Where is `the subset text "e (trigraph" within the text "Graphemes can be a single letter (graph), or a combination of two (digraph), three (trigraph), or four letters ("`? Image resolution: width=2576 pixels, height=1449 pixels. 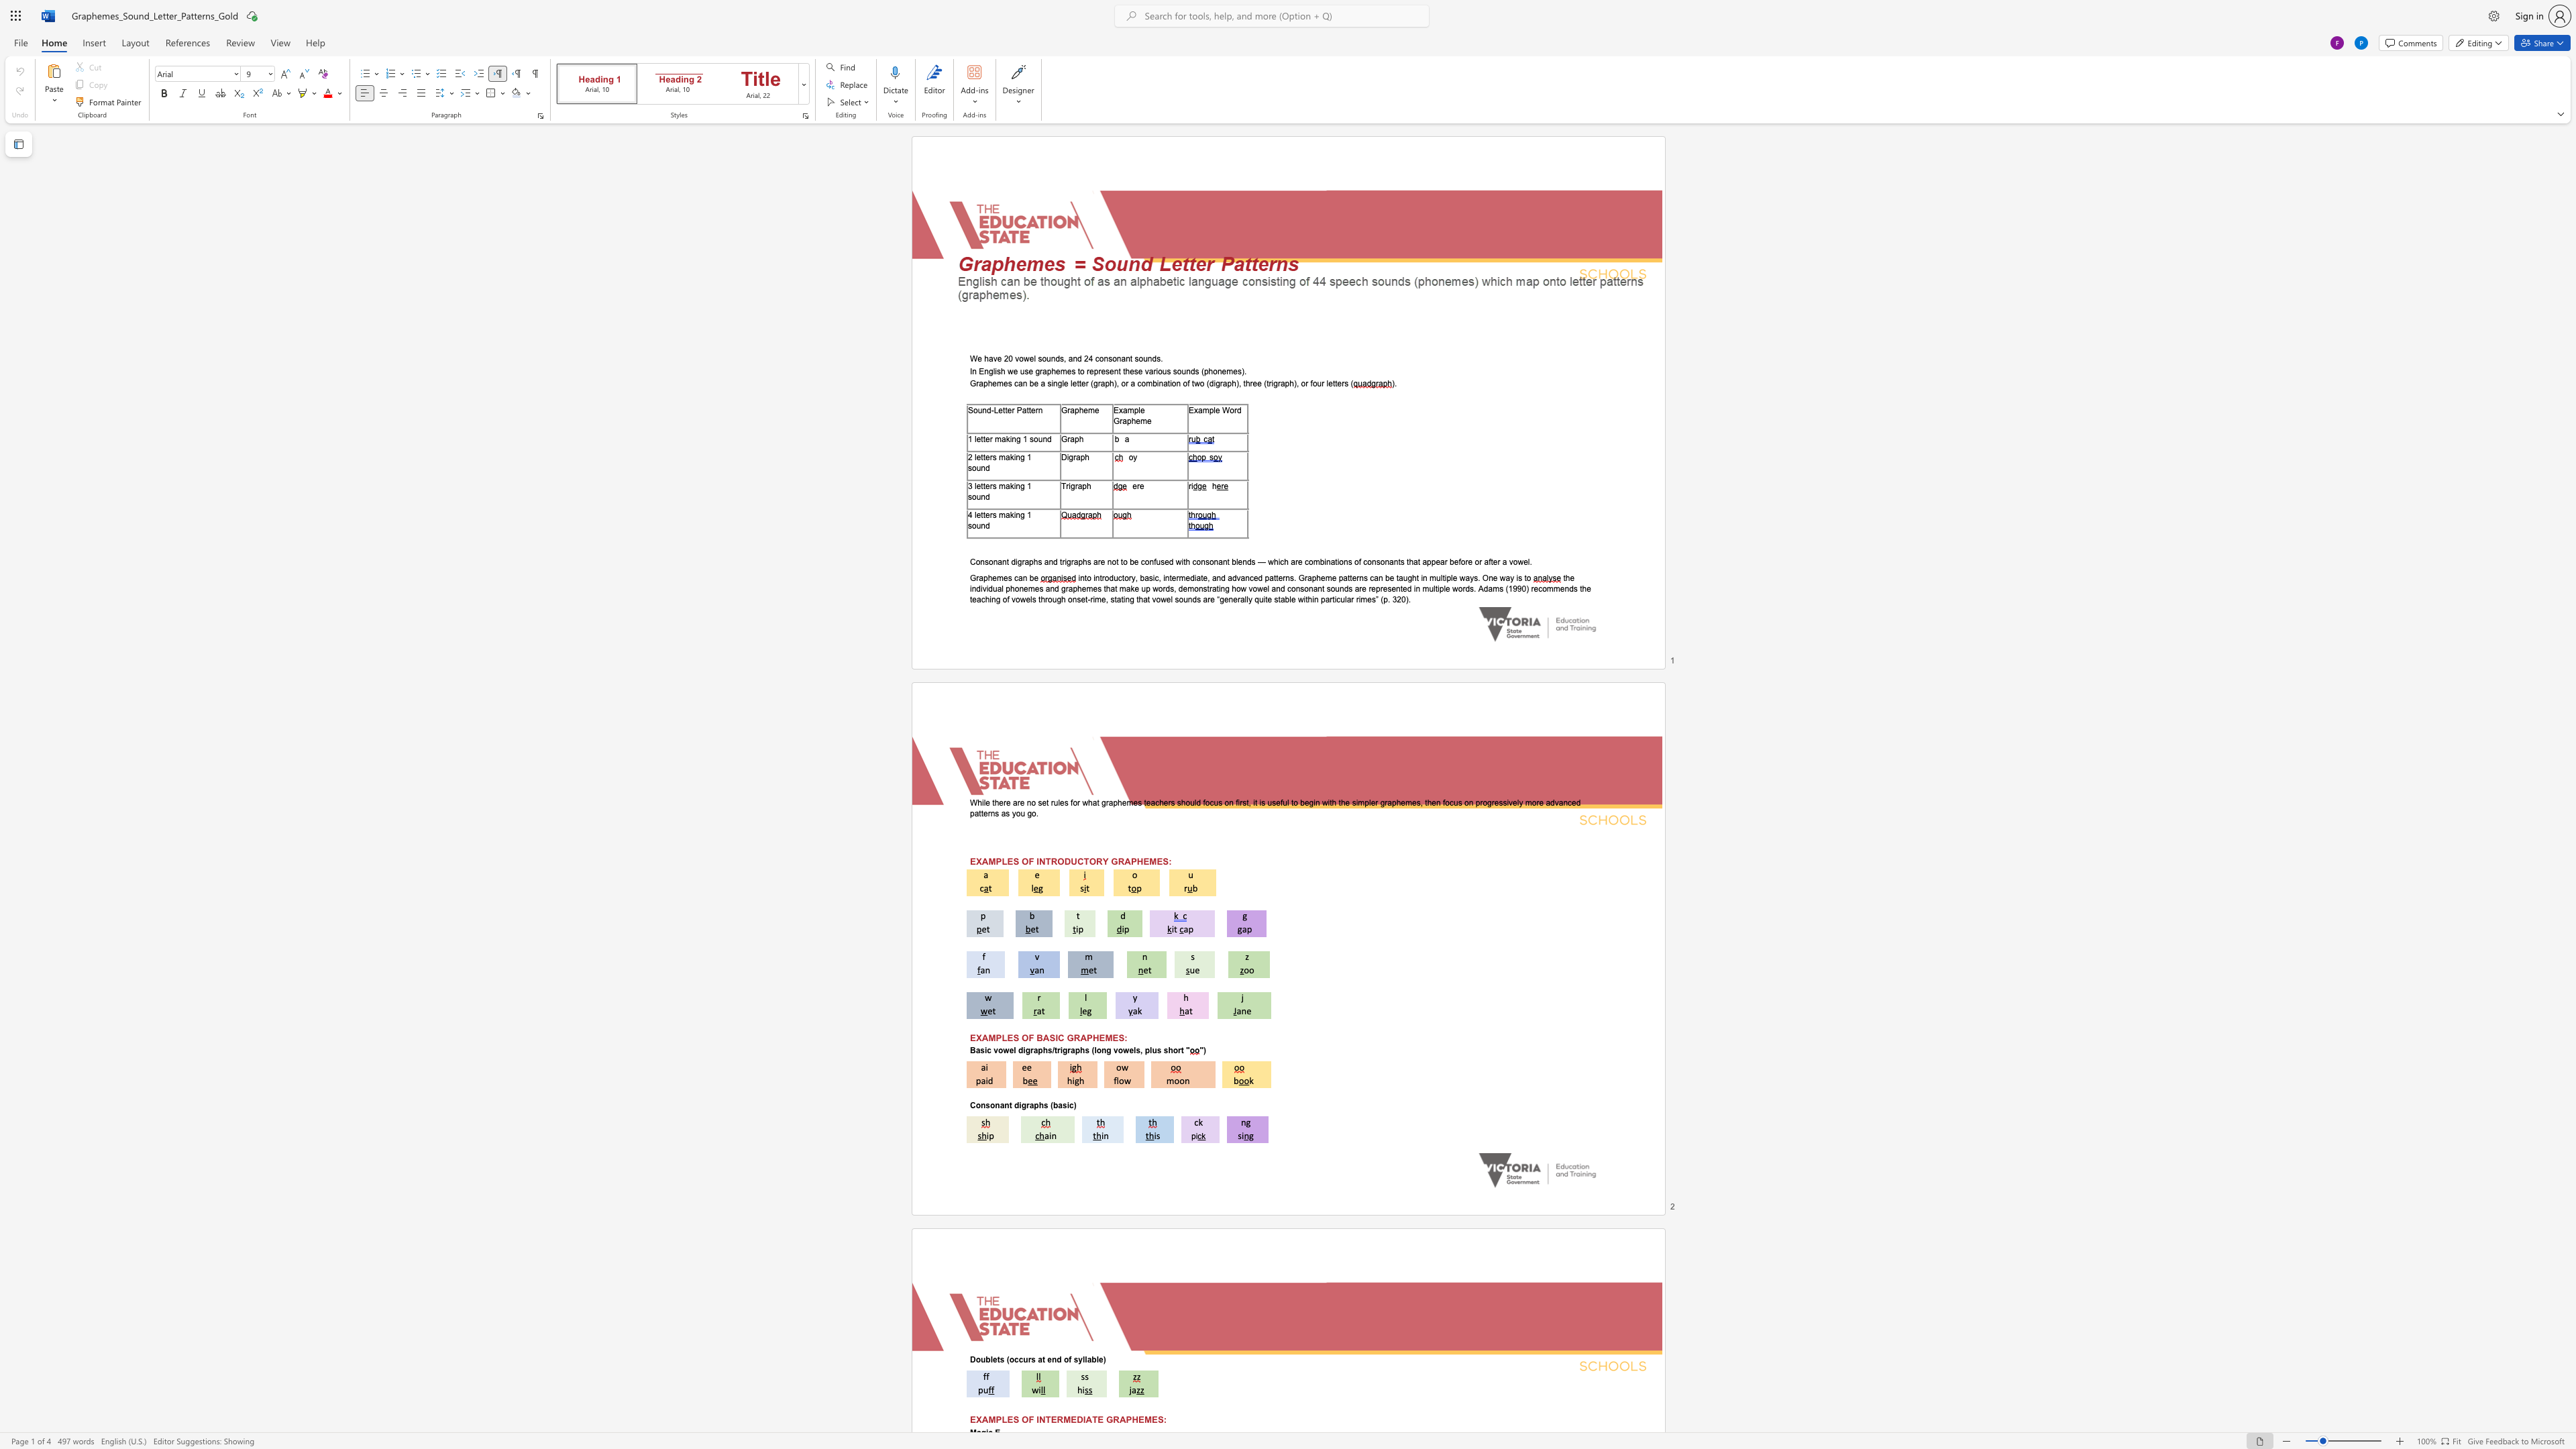
the subset text "e (trigraph" within the text "Graphemes can be a single letter (graph), or a combination of two (digraph), three (trigraph), or four letters (" is located at coordinates (1256, 382).